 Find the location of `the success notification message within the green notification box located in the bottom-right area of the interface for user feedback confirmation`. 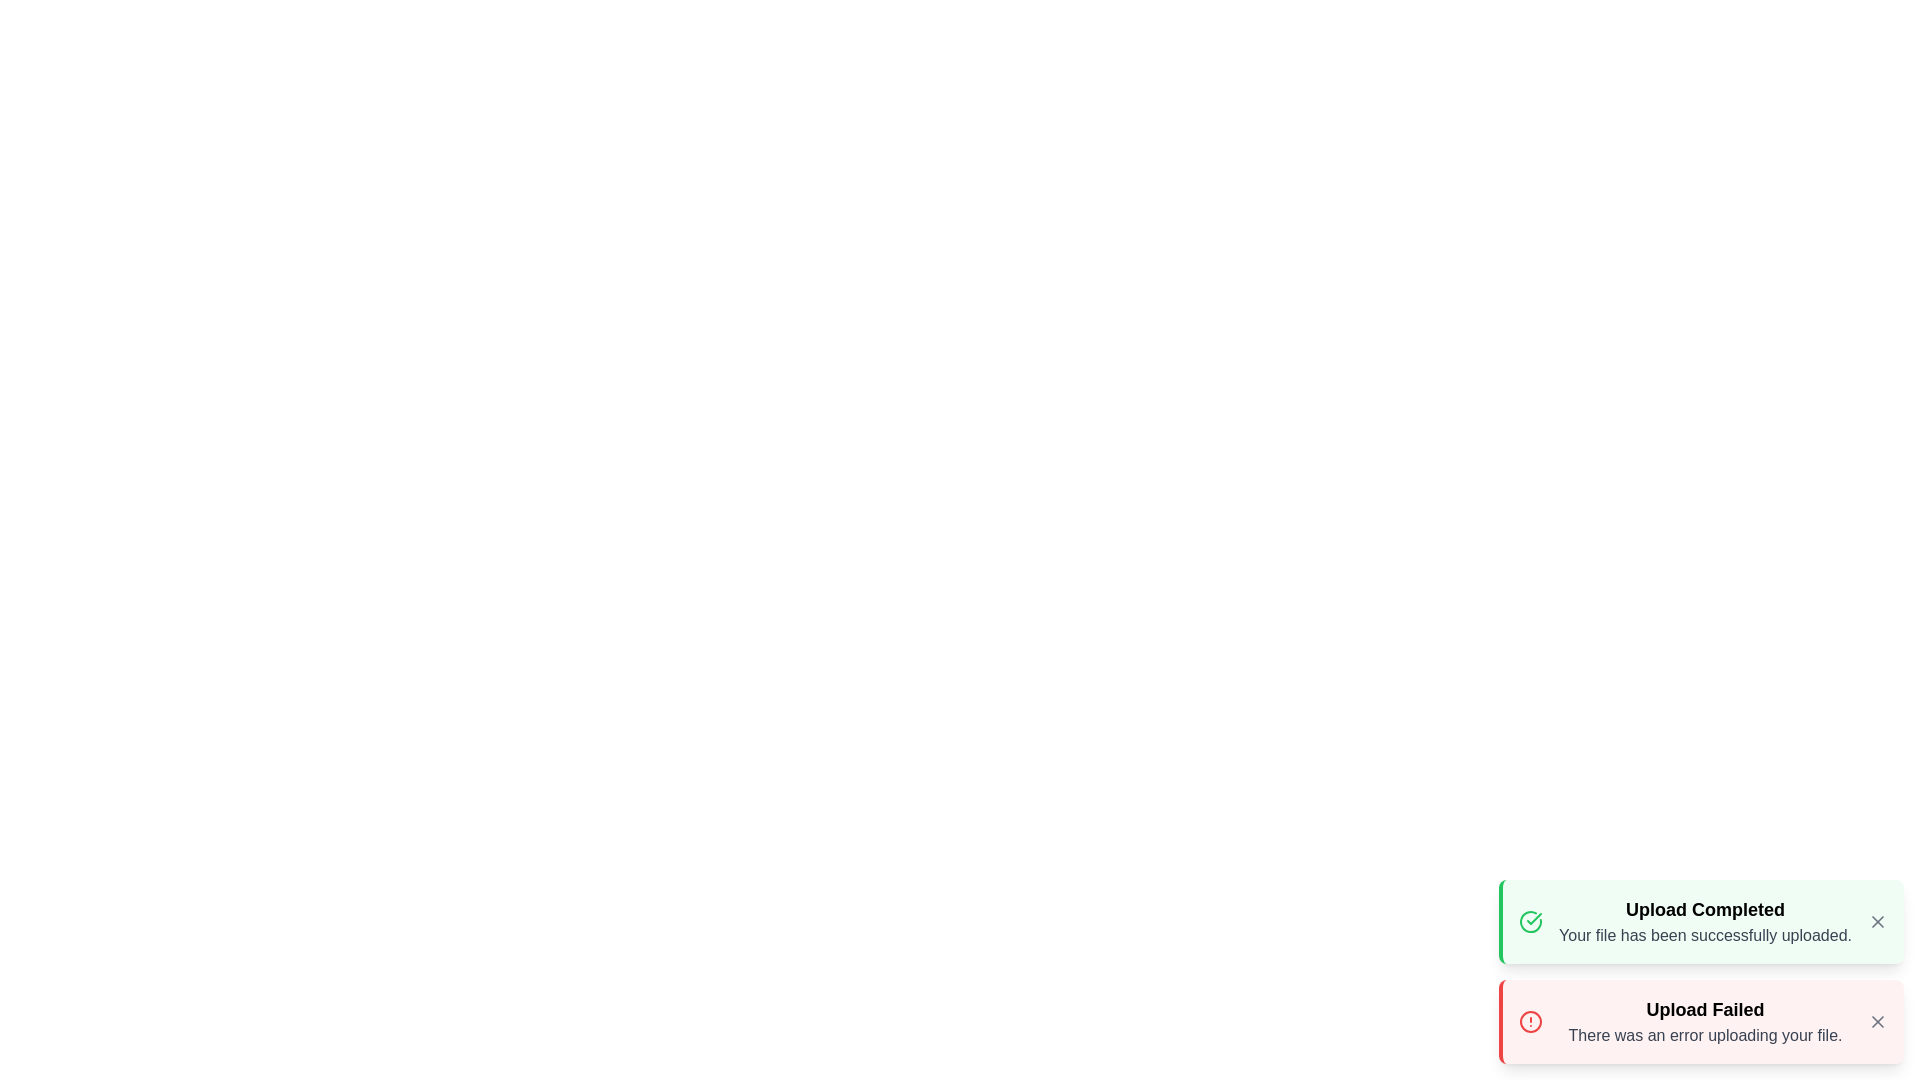

the success notification message within the green notification box located in the bottom-right area of the interface for user feedback confirmation is located at coordinates (1704, 921).